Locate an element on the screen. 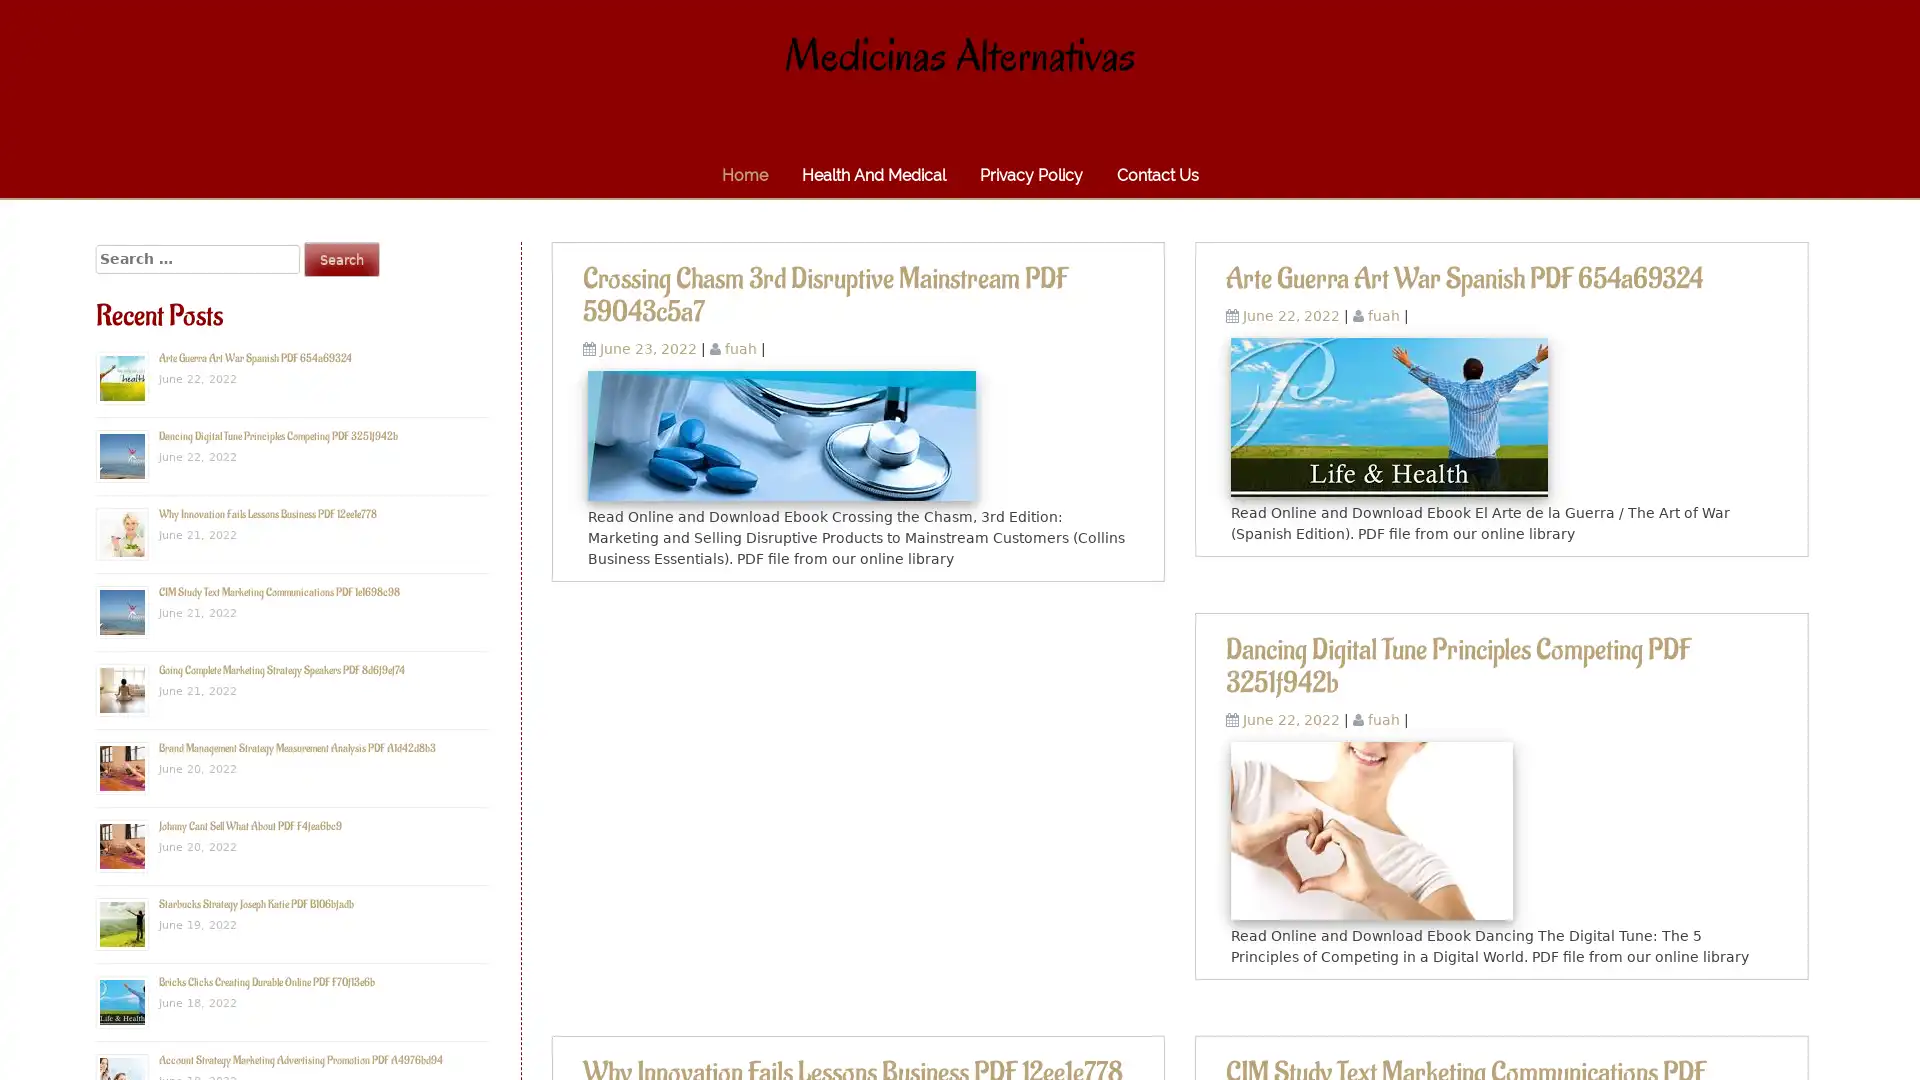 The height and width of the screenshot is (1080, 1920). Search is located at coordinates (341, 258).